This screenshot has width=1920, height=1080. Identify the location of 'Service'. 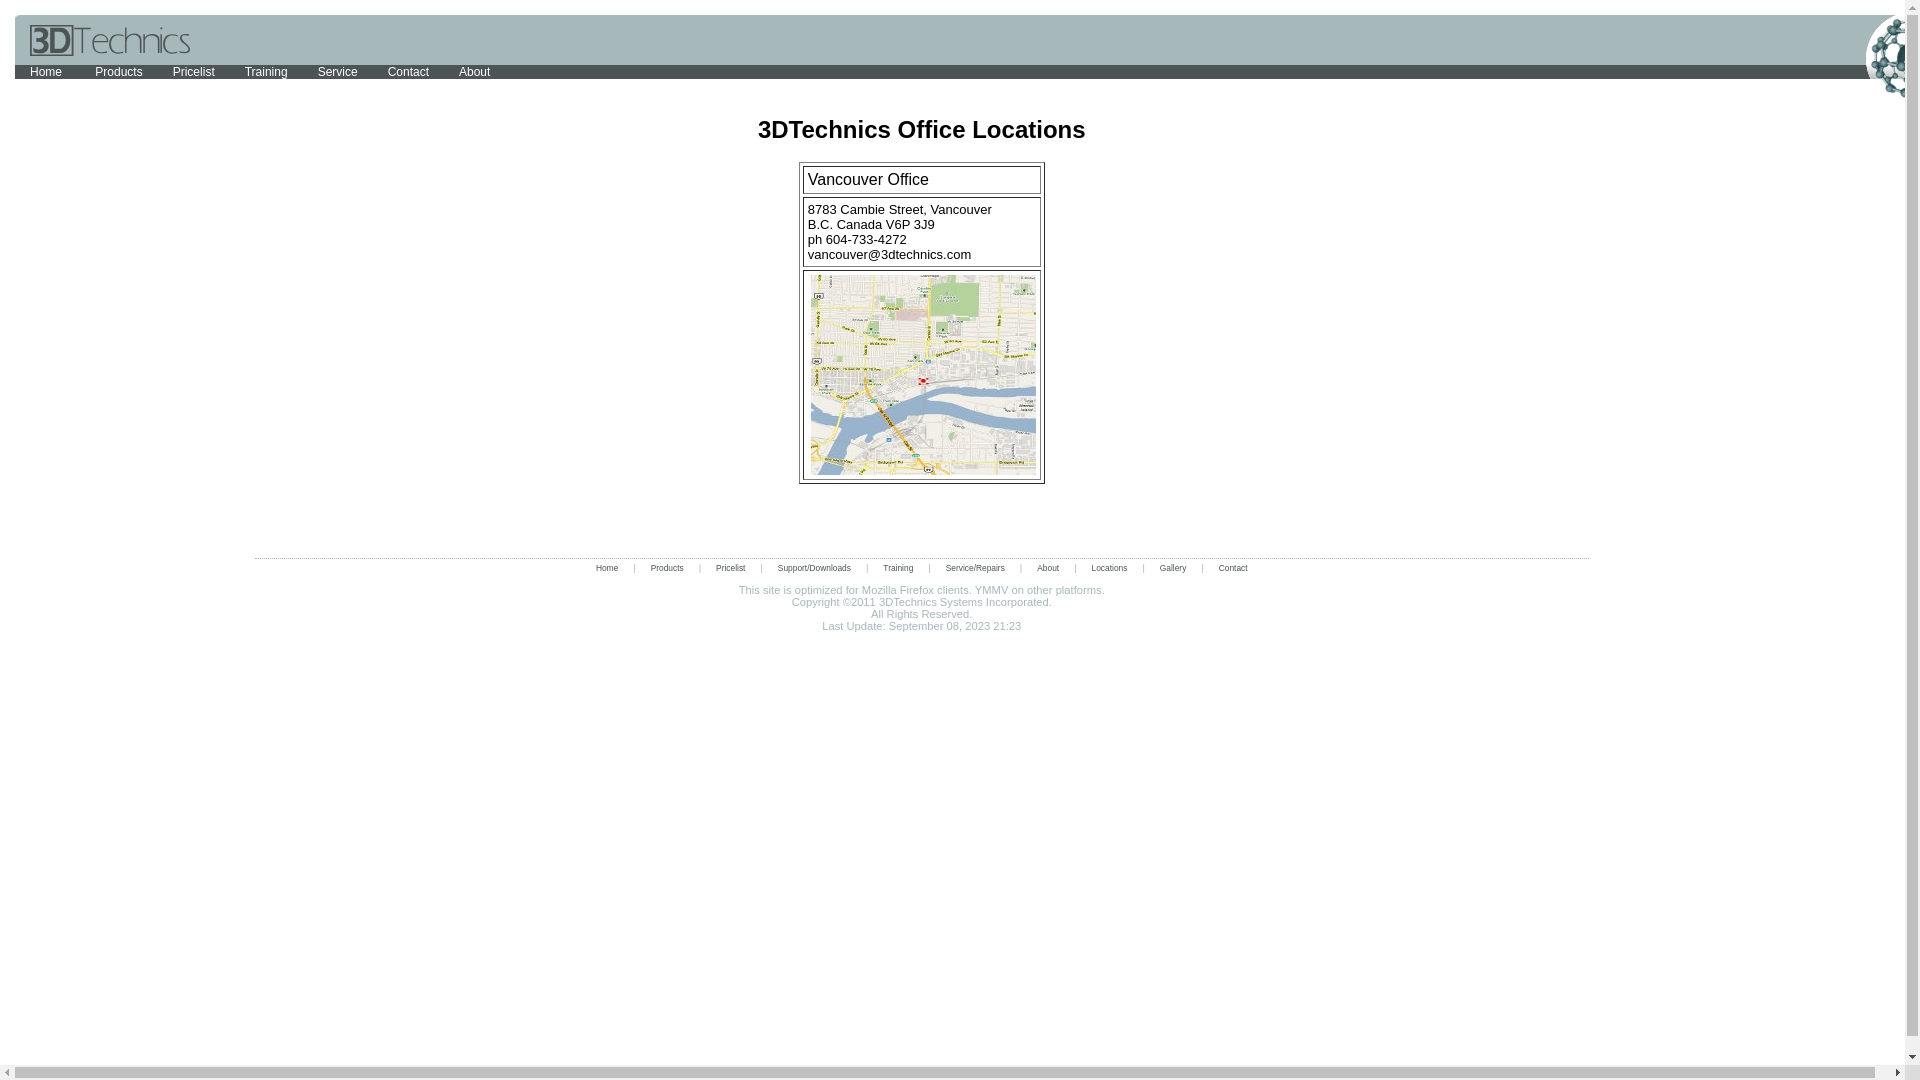
(337, 71).